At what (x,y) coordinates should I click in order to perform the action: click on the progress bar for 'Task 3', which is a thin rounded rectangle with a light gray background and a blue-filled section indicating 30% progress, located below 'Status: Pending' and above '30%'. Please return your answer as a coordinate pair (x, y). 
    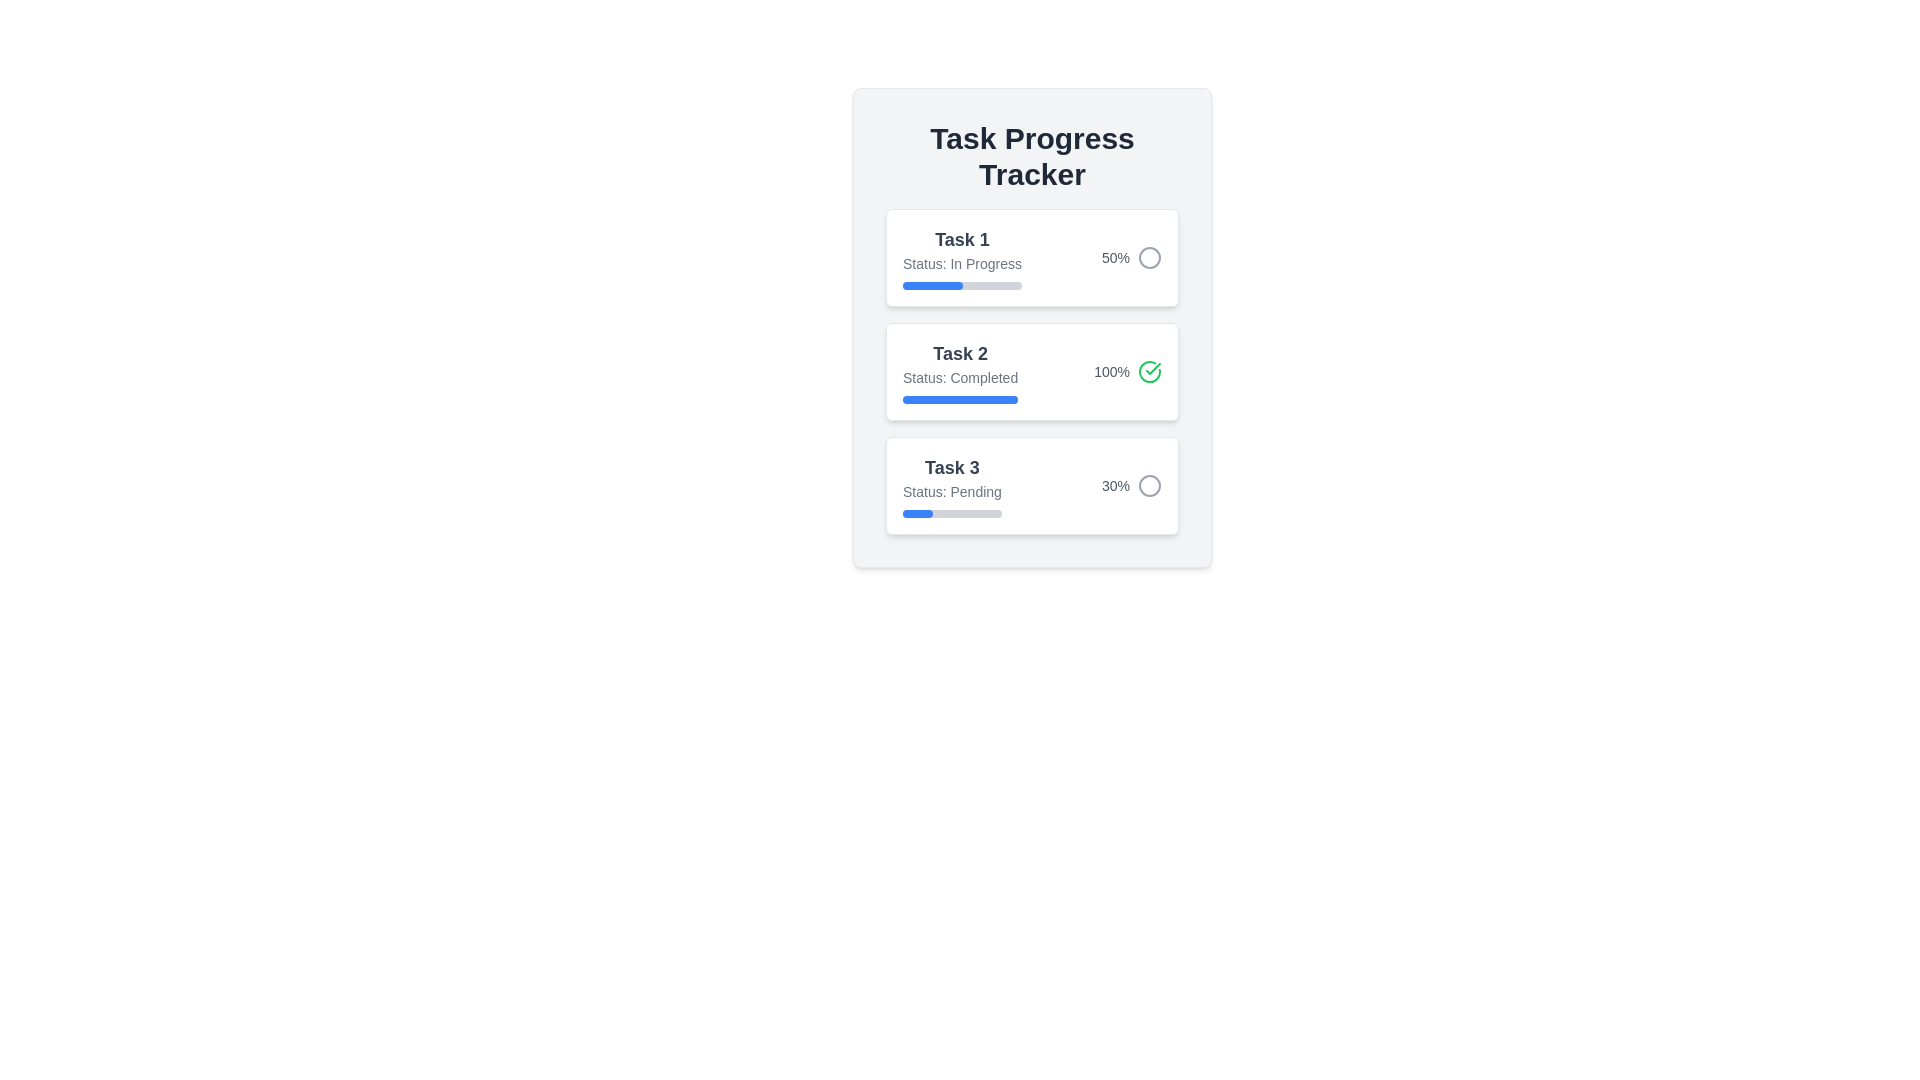
    Looking at the image, I should click on (951, 512).